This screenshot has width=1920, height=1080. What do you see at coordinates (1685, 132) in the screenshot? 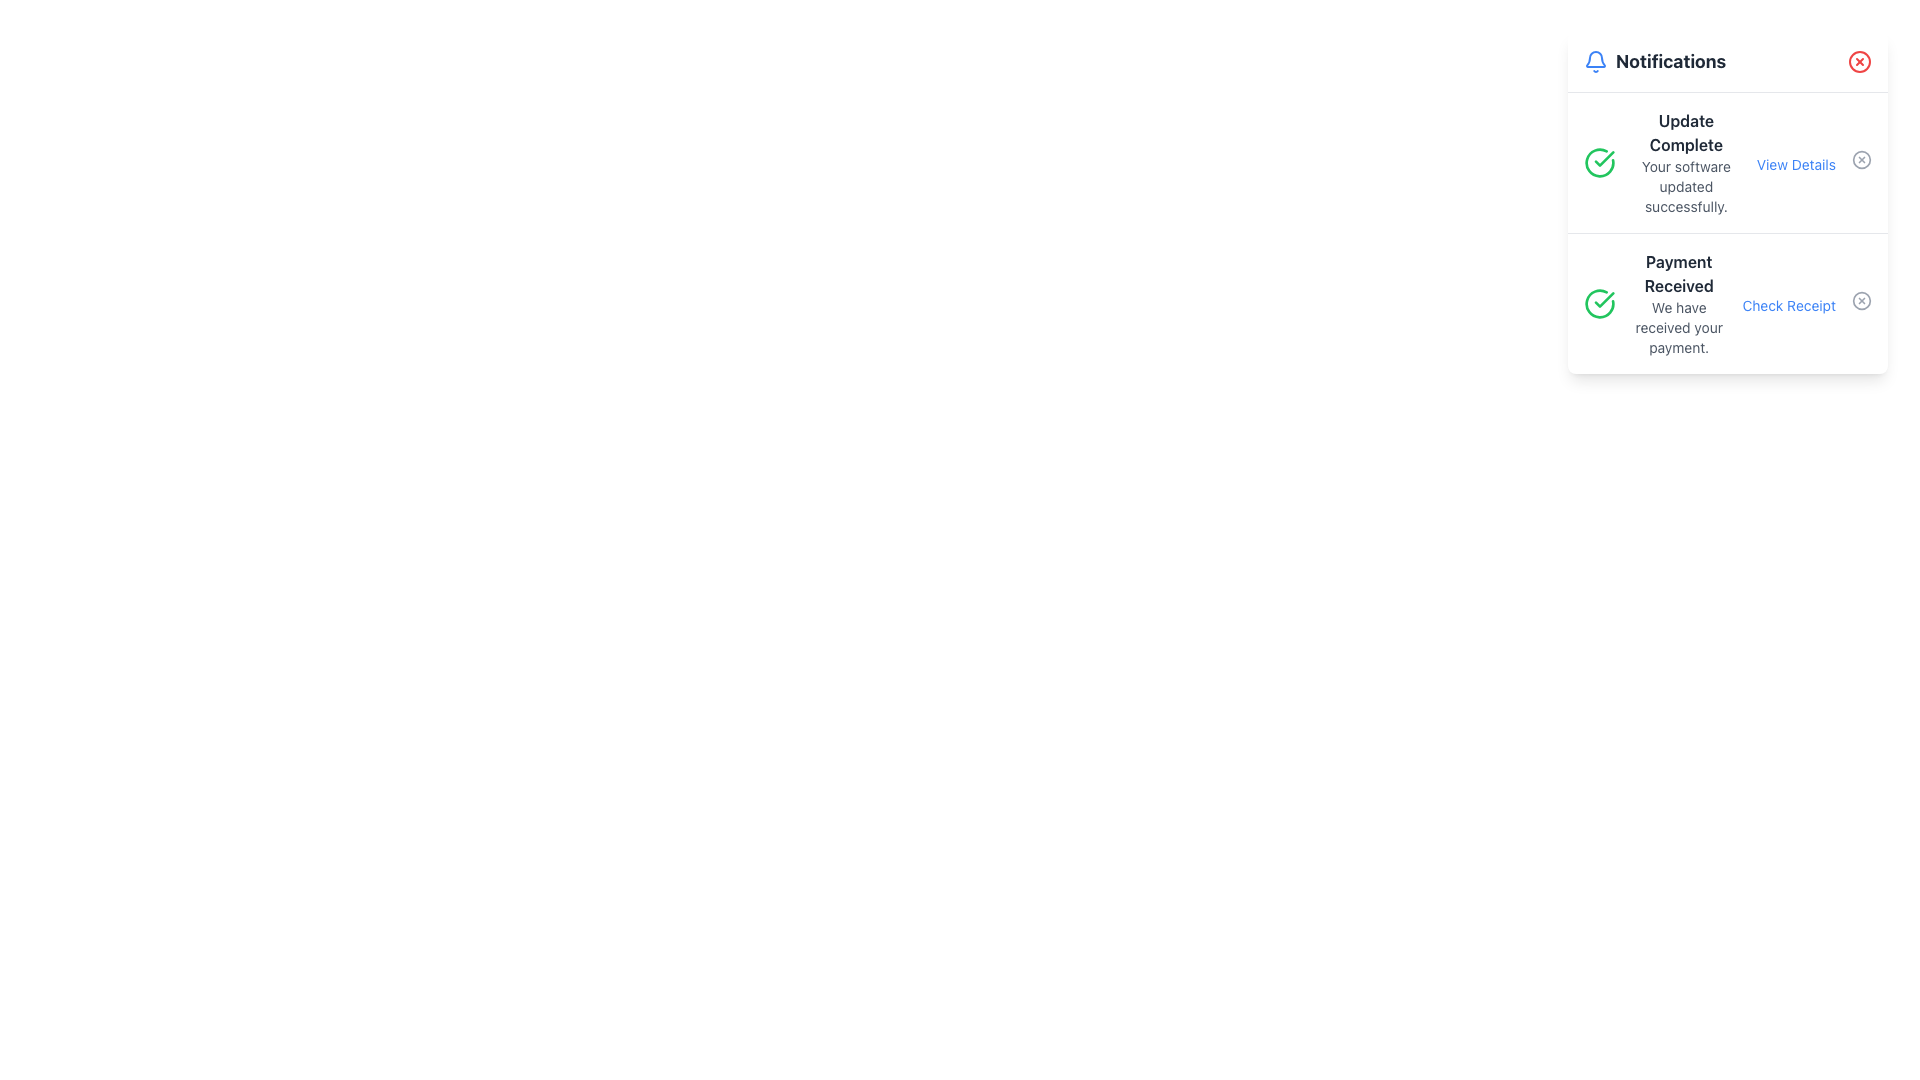
I see `the 'Update Complete' text label, which is the first header in the 'Notifications' dialog box, indicating a successful software update` at bounding box center [1685, 132].